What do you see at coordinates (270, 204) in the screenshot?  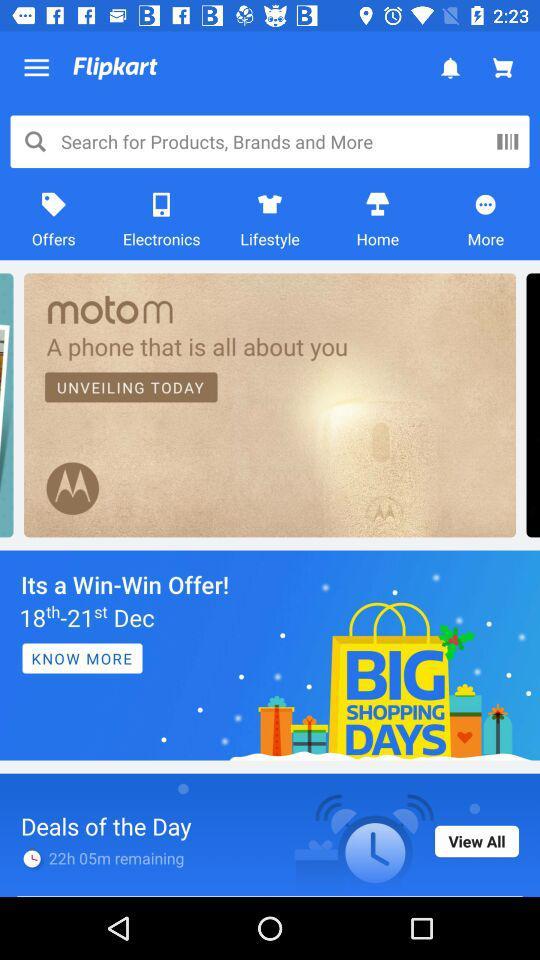 I see `lifestyle  icon` at bounding box center [270, 204].